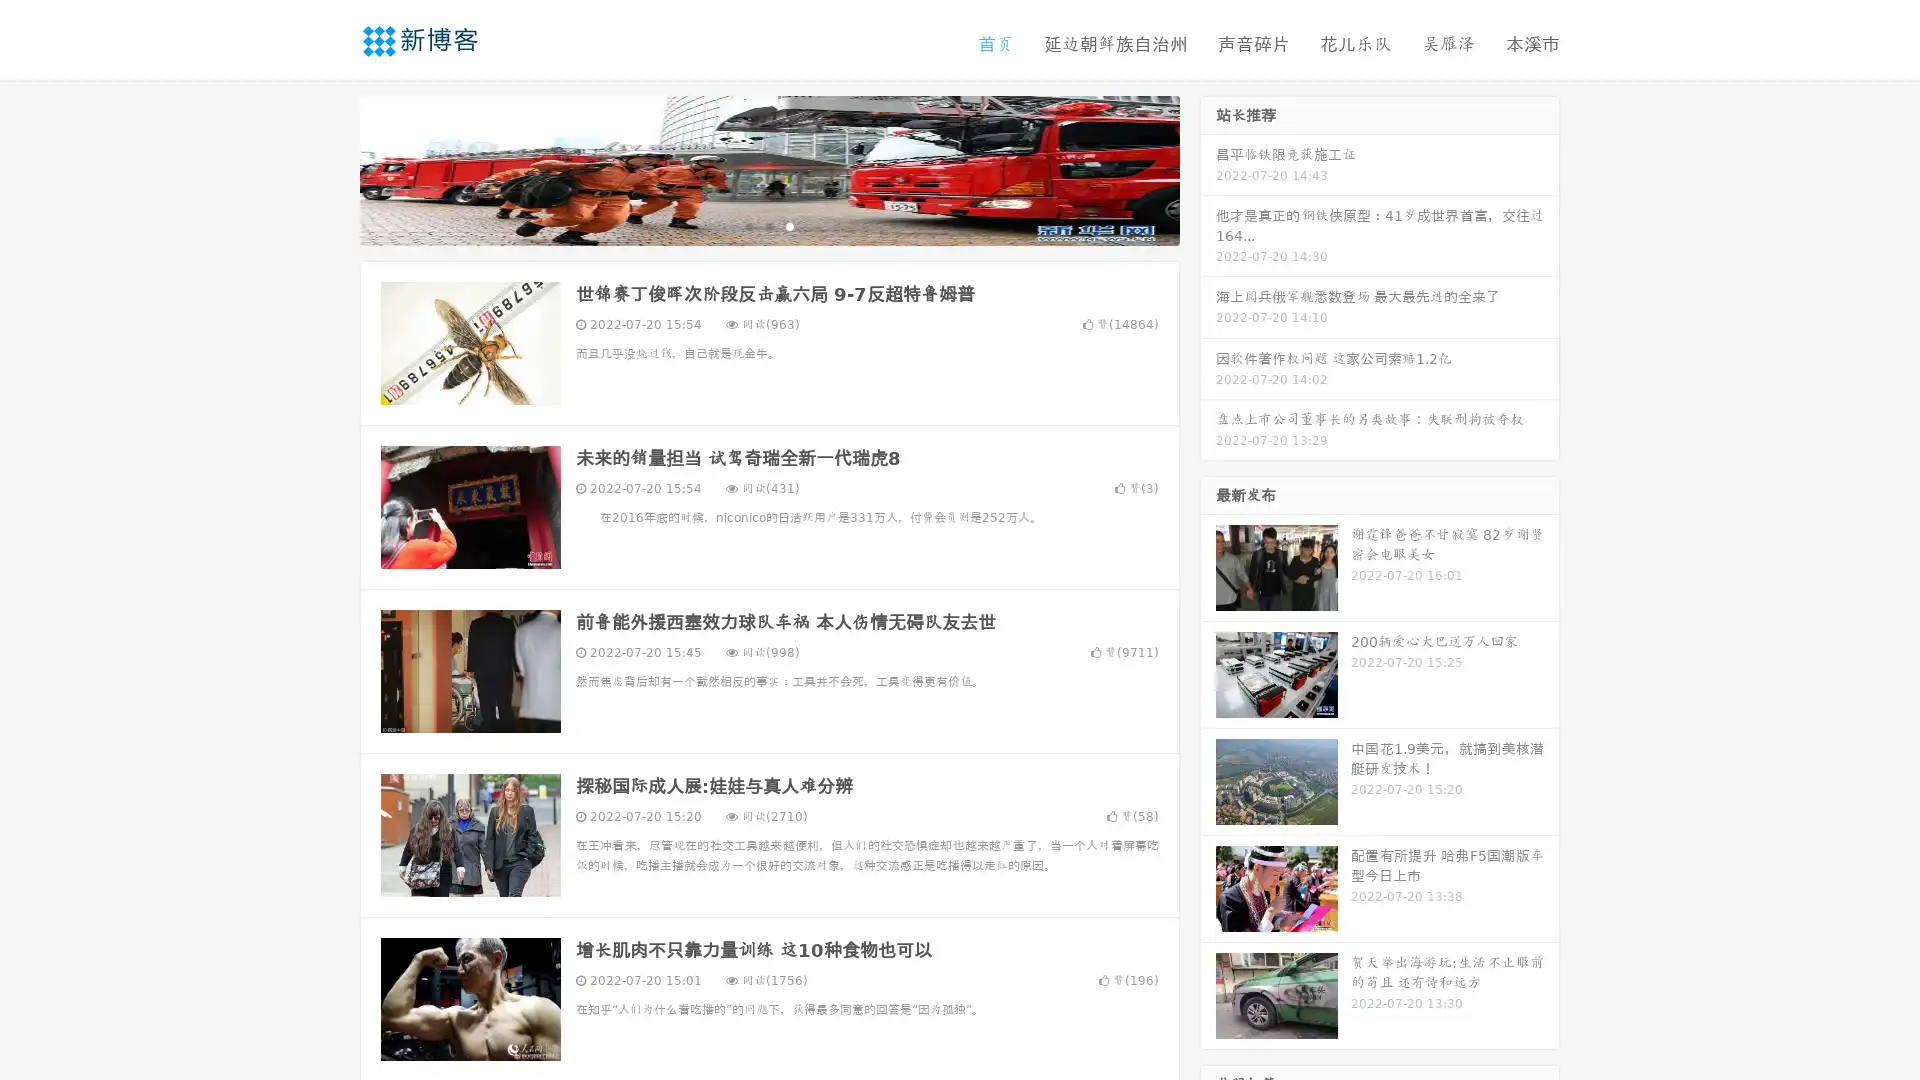 The image size is (1920, 1080). I want to click on Go to slide 1, so click(748, 225).